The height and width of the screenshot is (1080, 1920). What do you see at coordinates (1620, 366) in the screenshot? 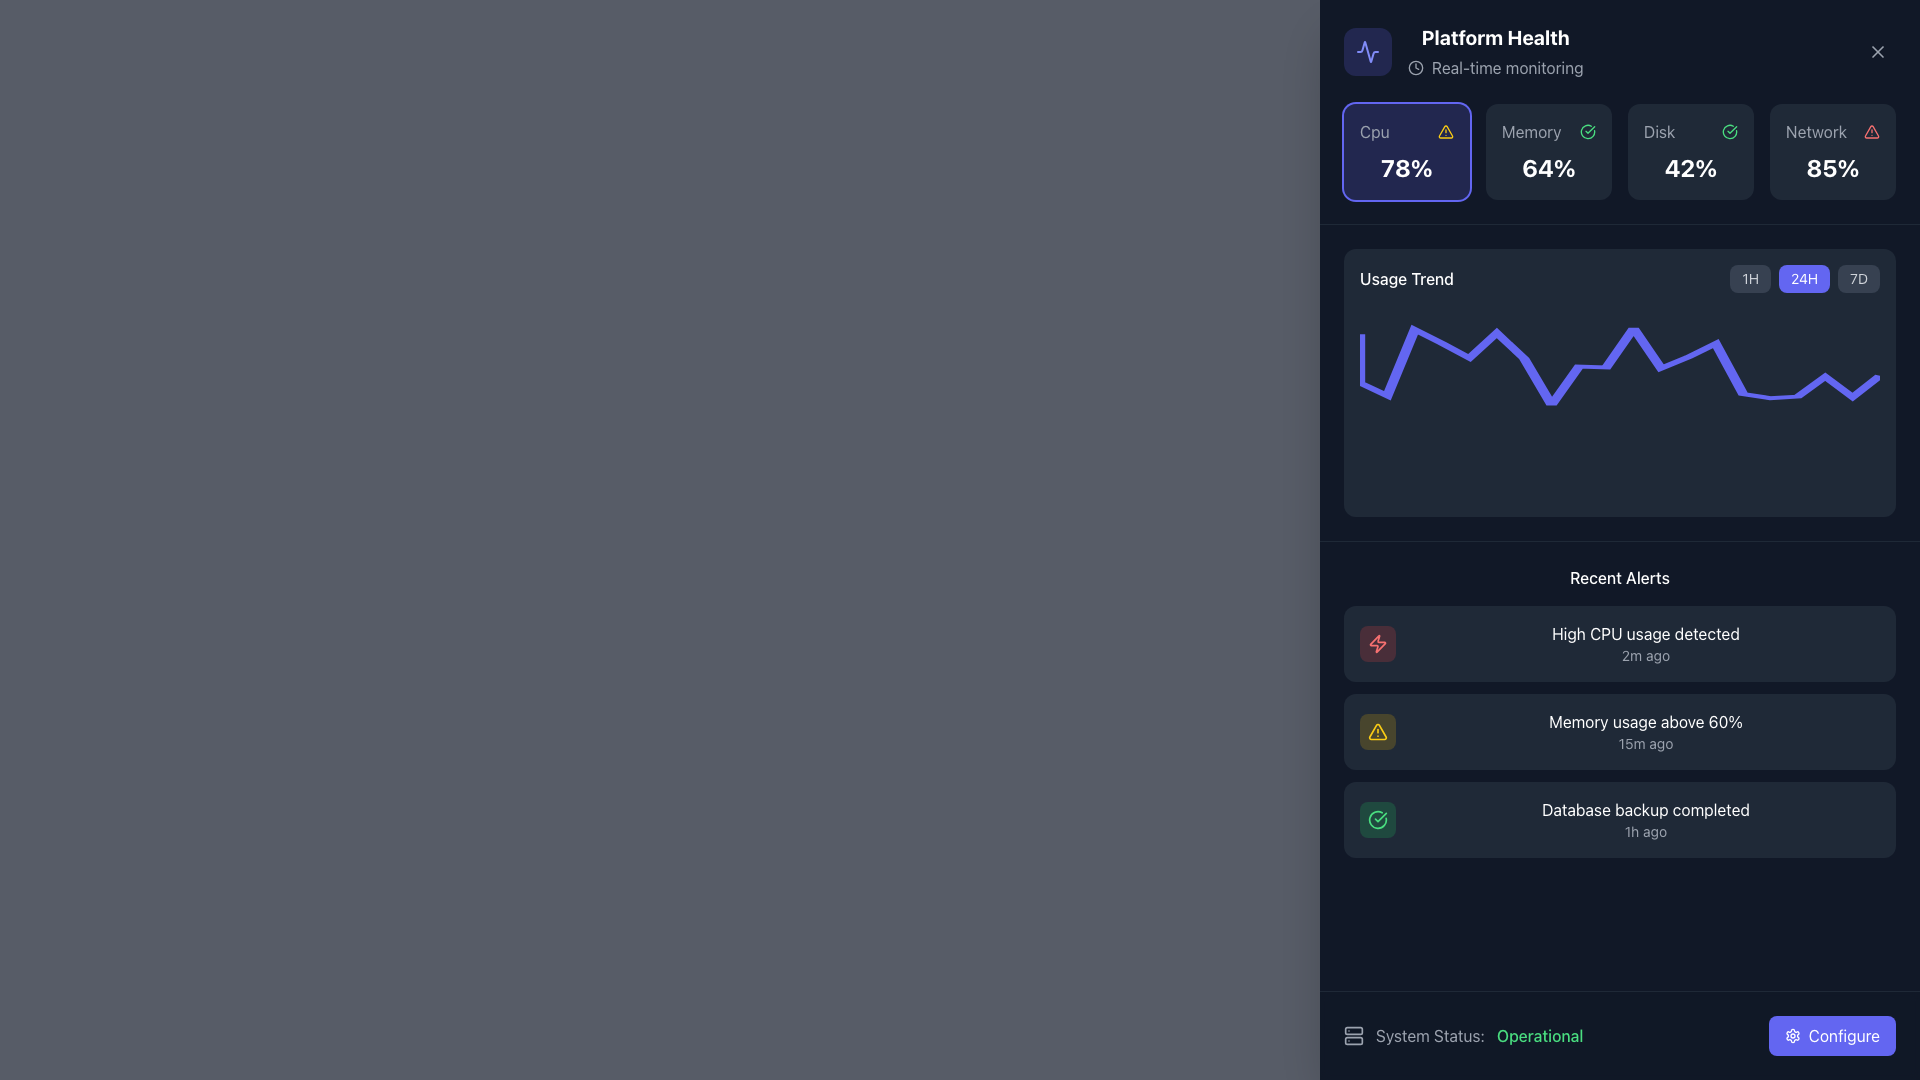
I see `the purple polyline graphical representation within the 'Usage Trend' section of the chart` at bounding box center [1620, 366].